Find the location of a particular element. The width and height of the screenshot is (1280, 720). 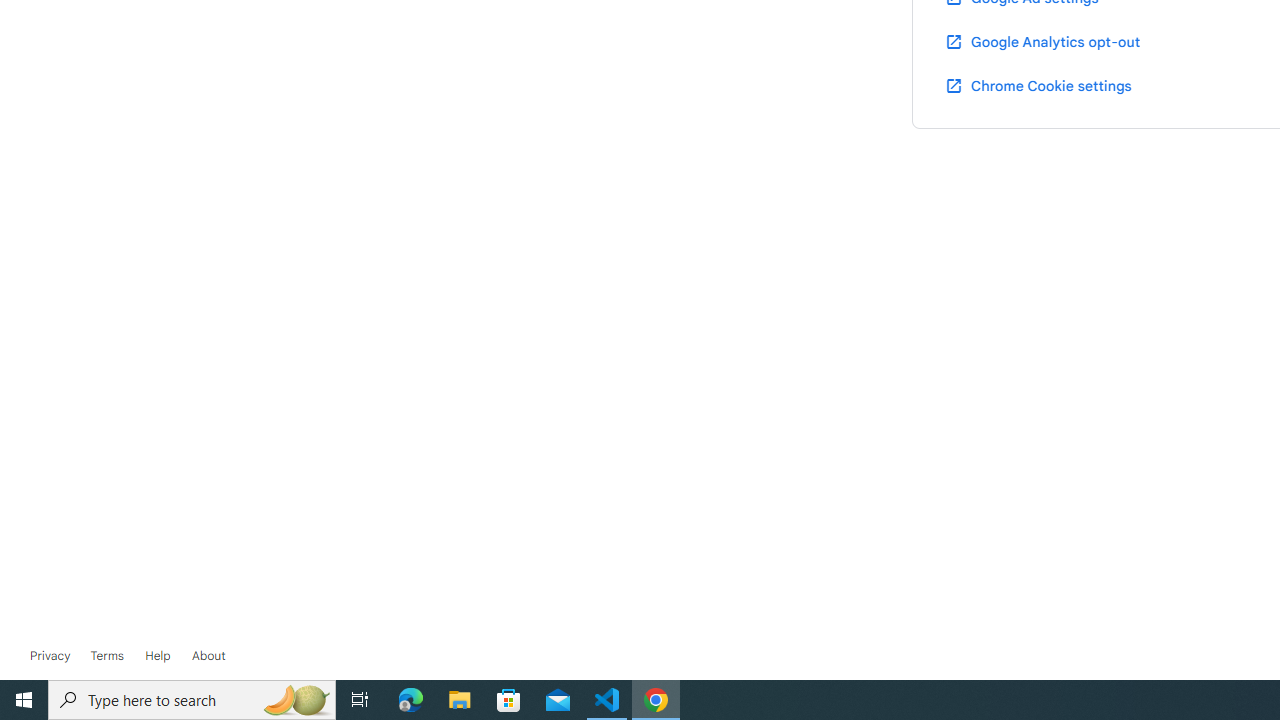

'Help' is located at coordinates (157, 655).